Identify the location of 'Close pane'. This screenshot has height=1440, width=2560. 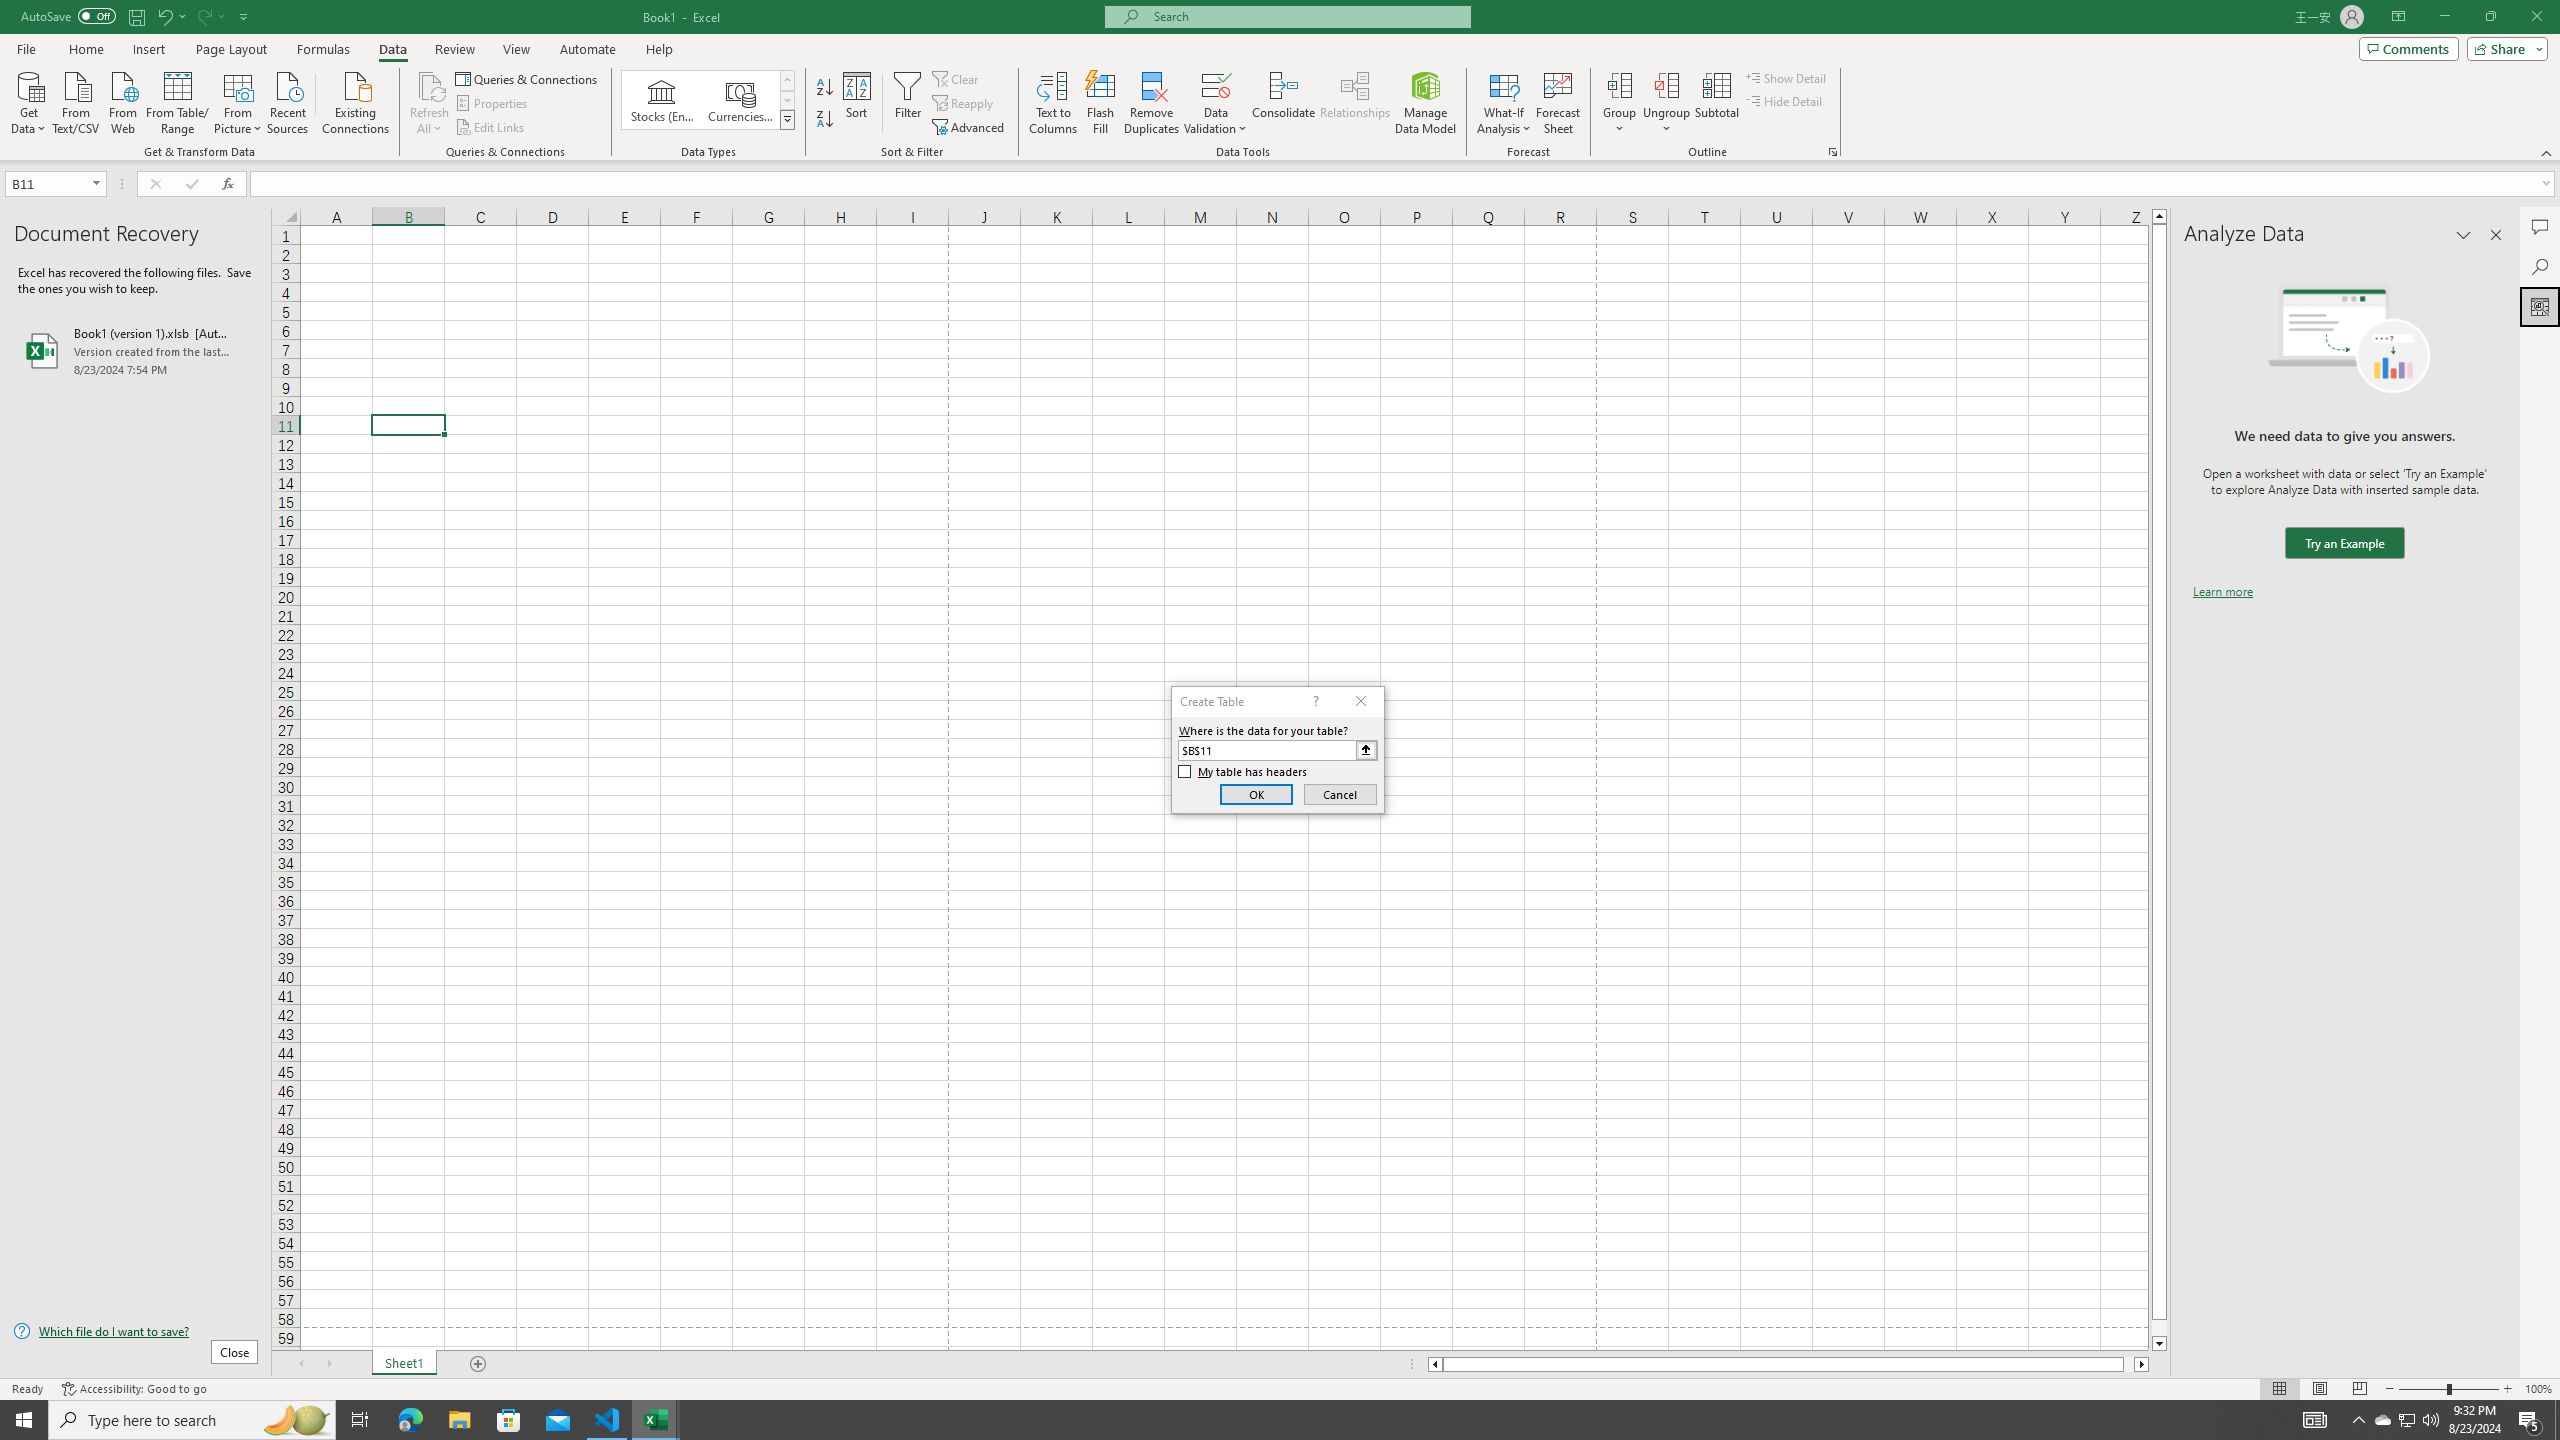
(2495, 234).